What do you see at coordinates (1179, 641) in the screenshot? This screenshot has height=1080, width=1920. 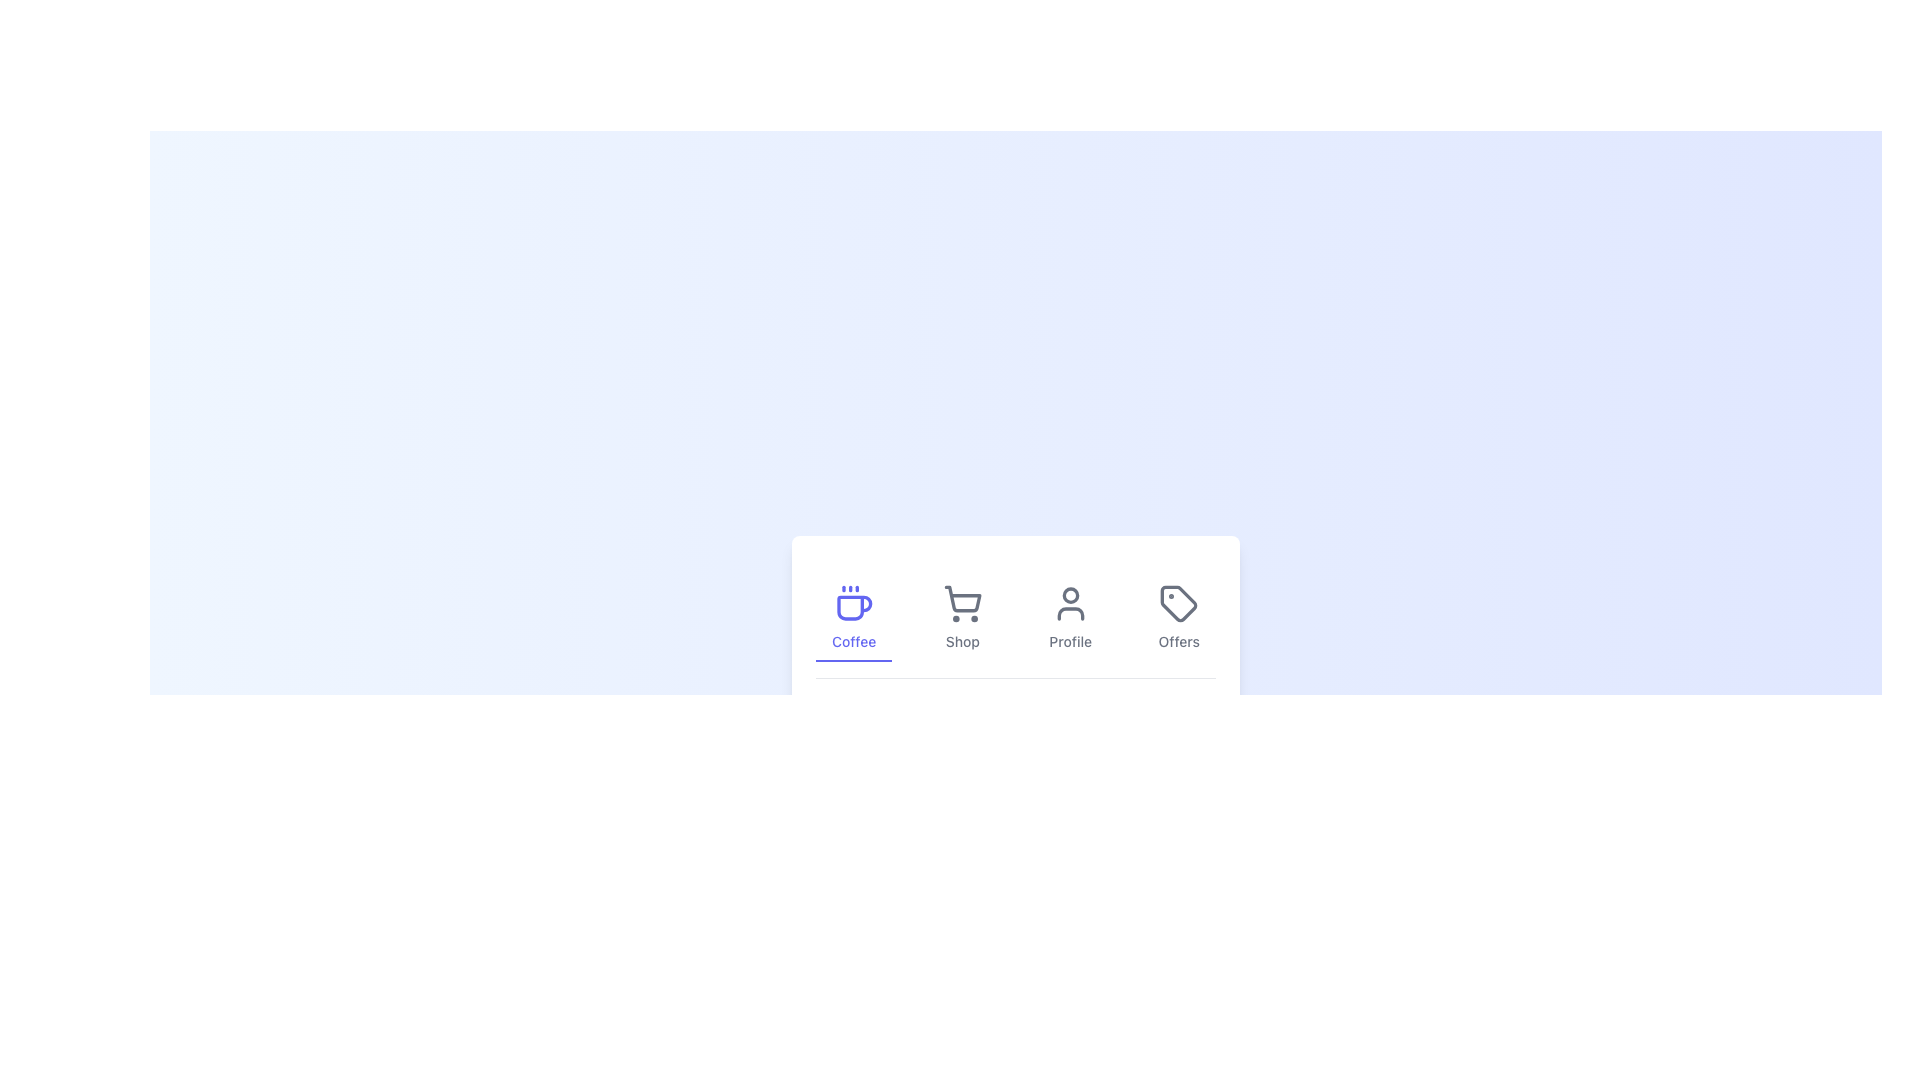 I see `the 'Offers' label, which is the last item` at bounding box center [1179, 641].